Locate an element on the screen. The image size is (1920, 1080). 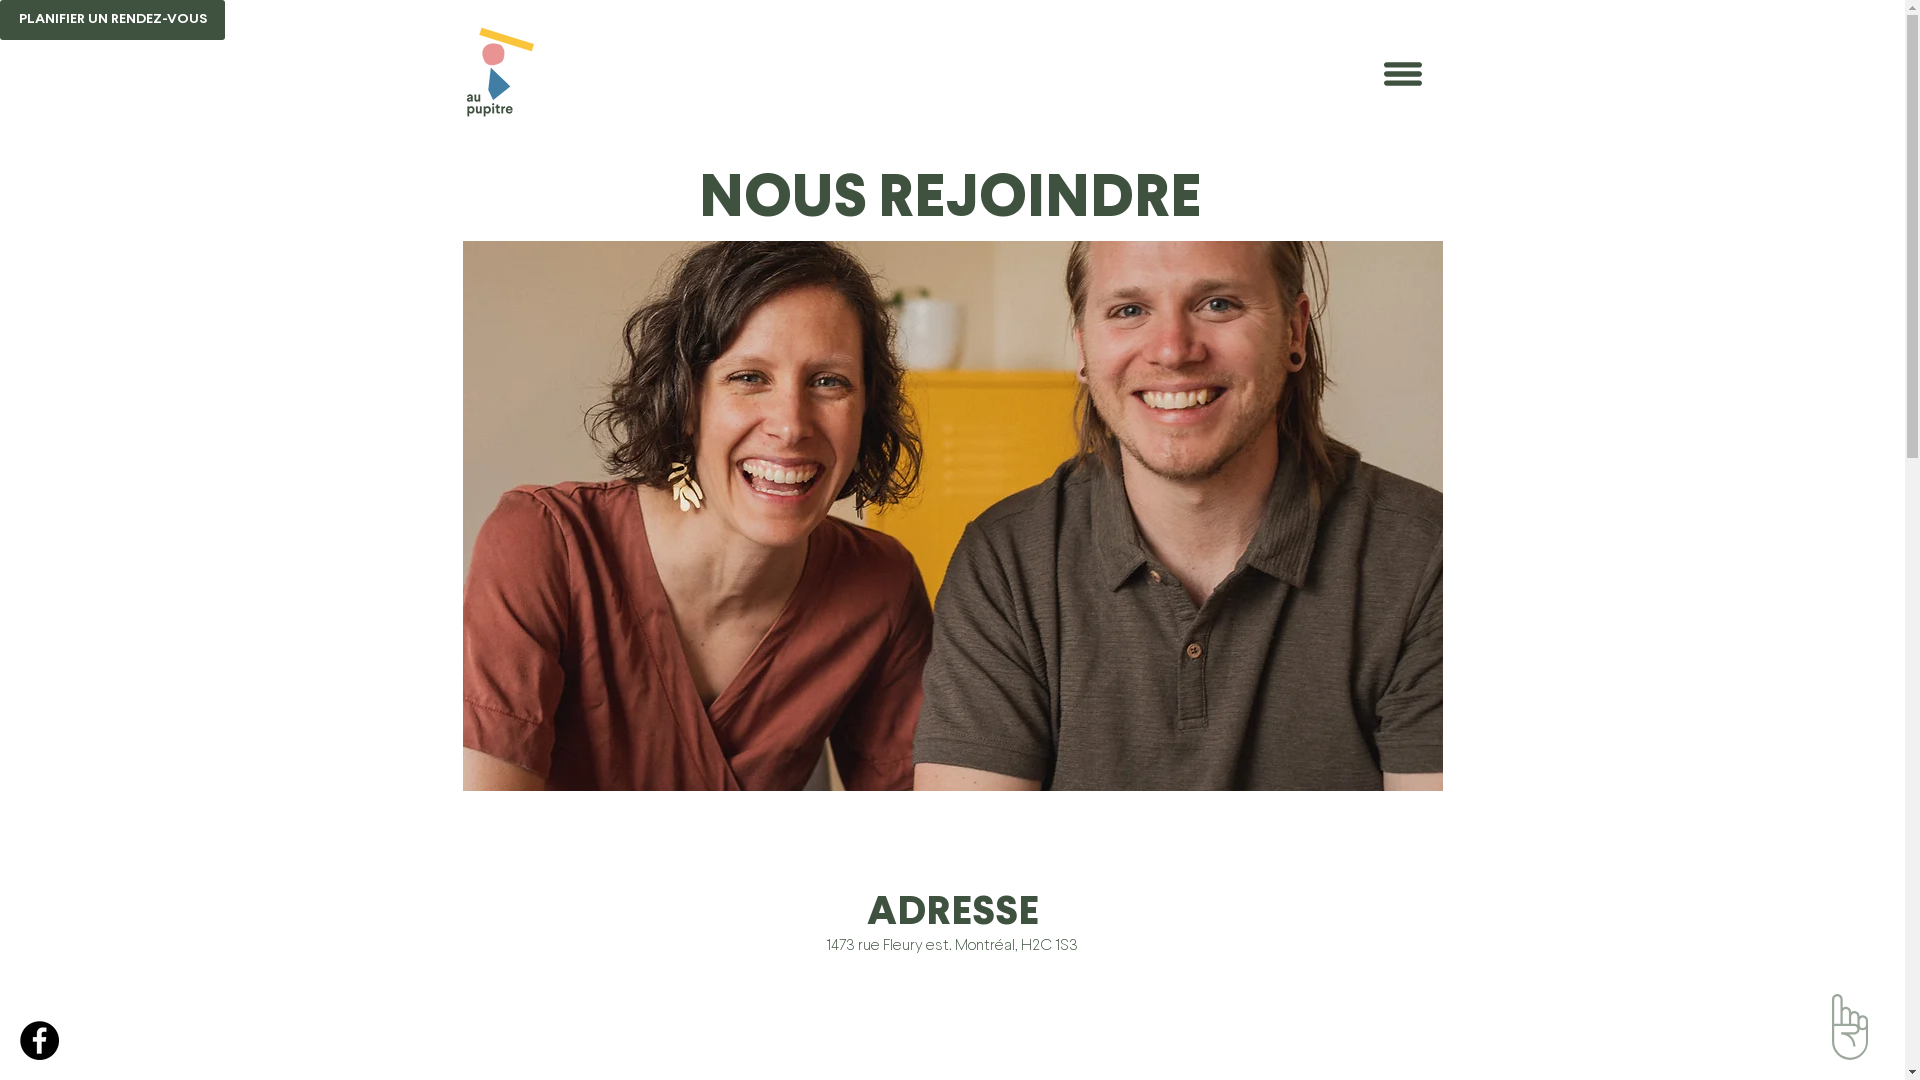
'PLANIFIER UN RENDEZ-VOUS' is located at coordinates (111, 19).